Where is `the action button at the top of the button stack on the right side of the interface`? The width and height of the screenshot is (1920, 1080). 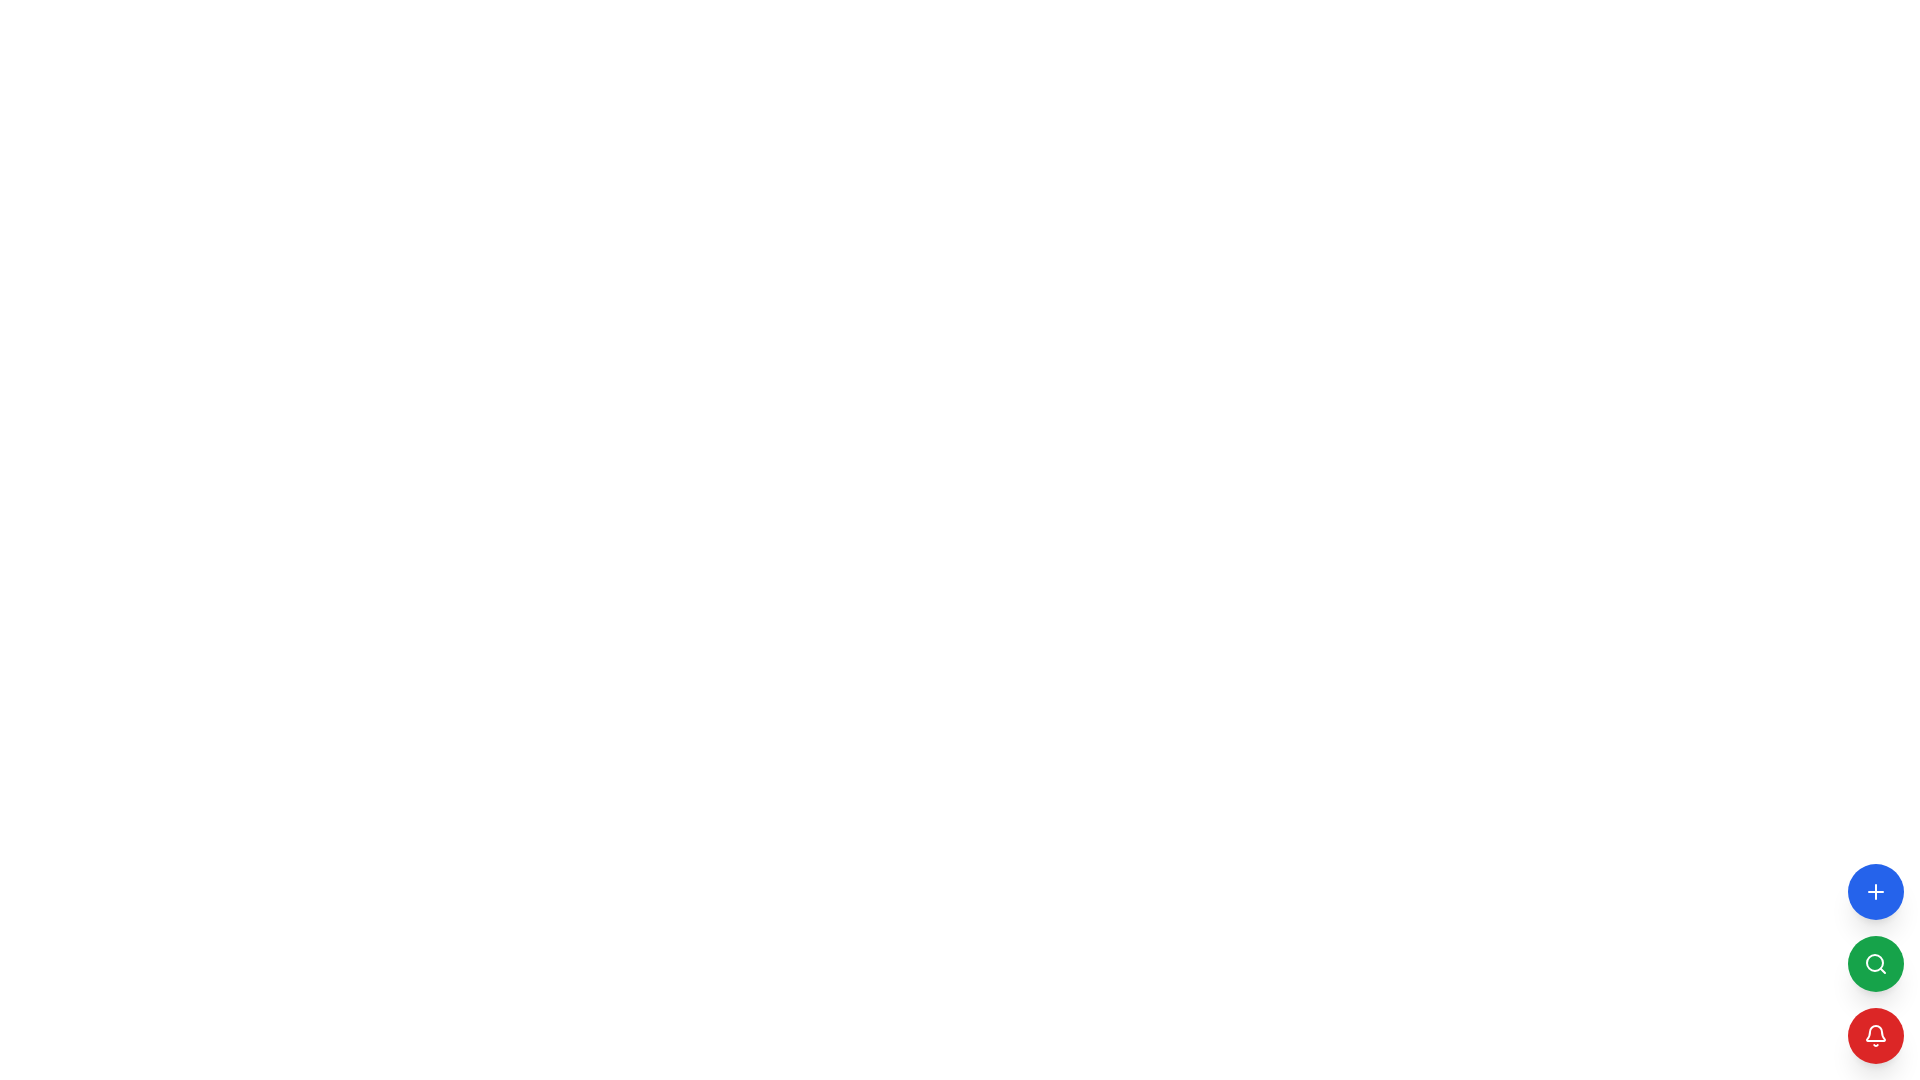 the action button at the top of the button stack on the right side of the interface is located at coordinates (1875, 890).